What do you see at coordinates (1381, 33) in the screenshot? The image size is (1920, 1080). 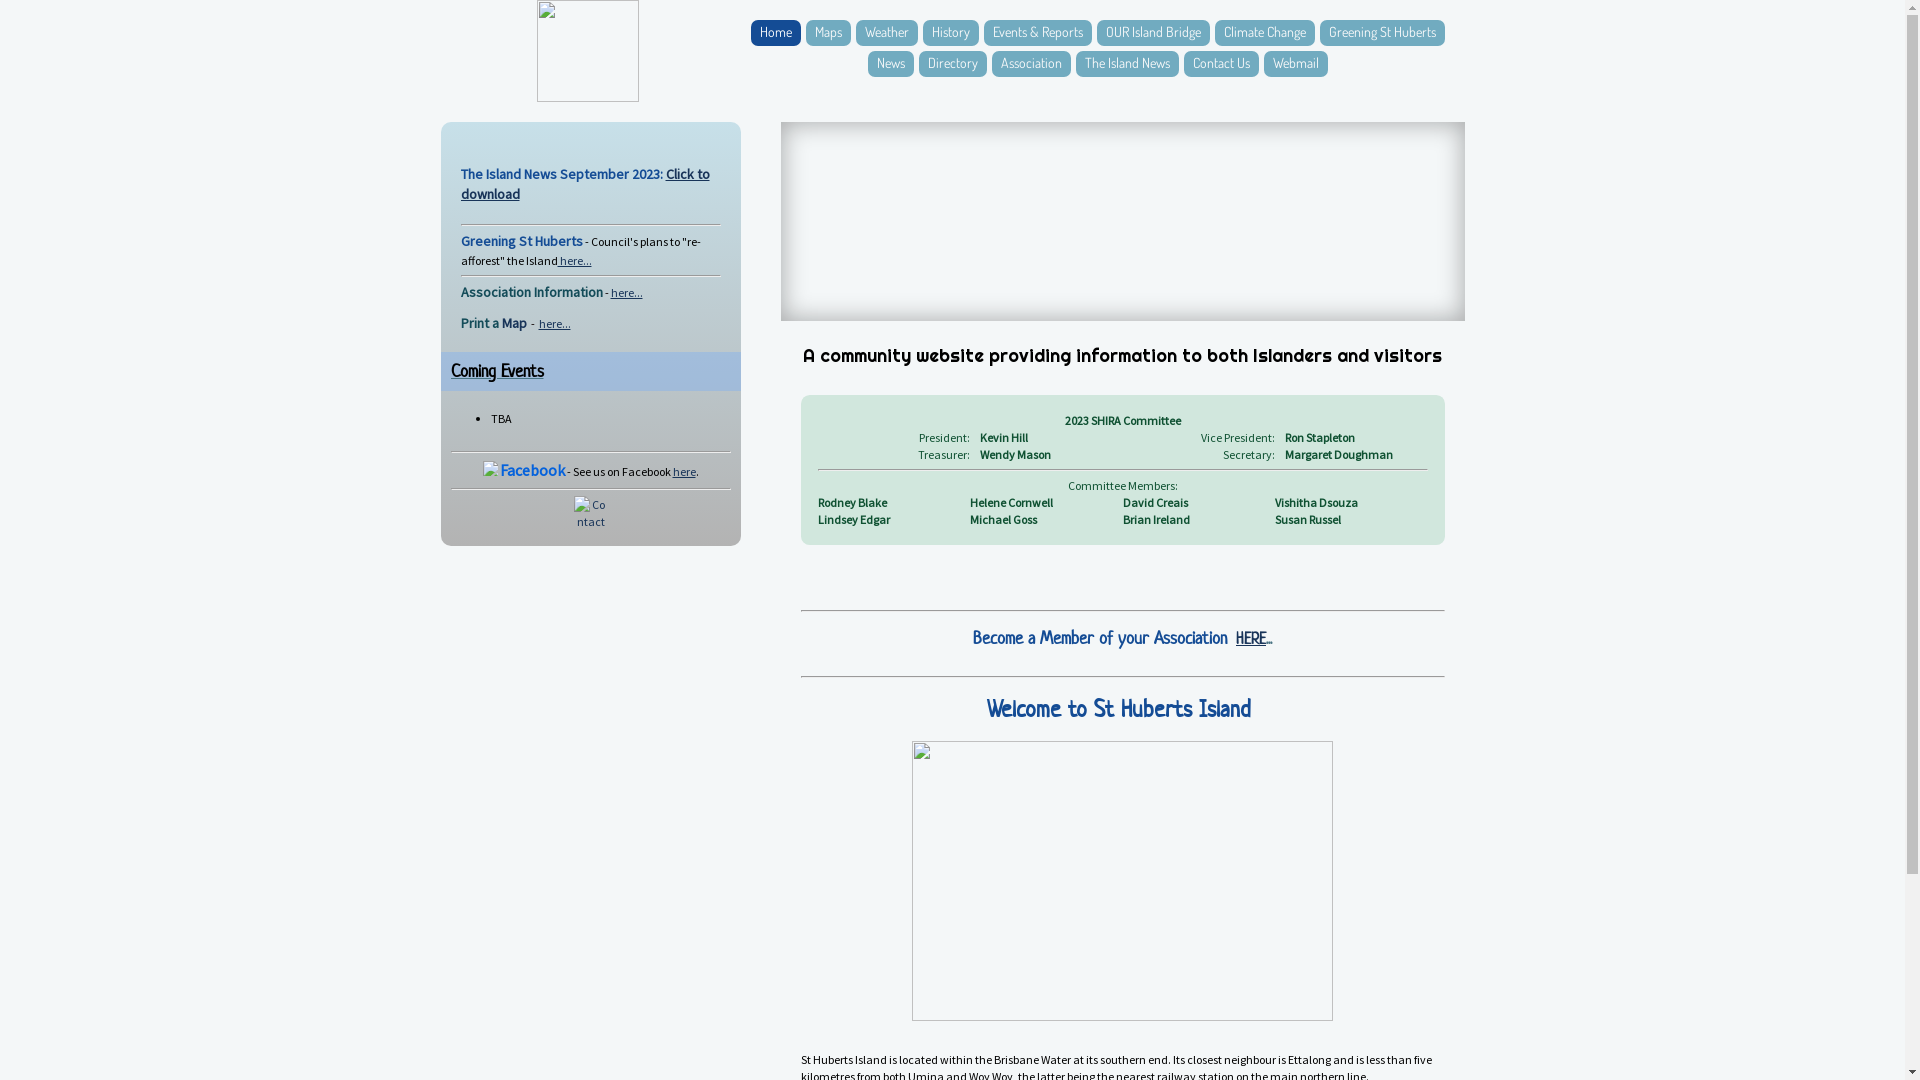 I see `'Greening St Huberts'` at bounding box center [1381, 33].